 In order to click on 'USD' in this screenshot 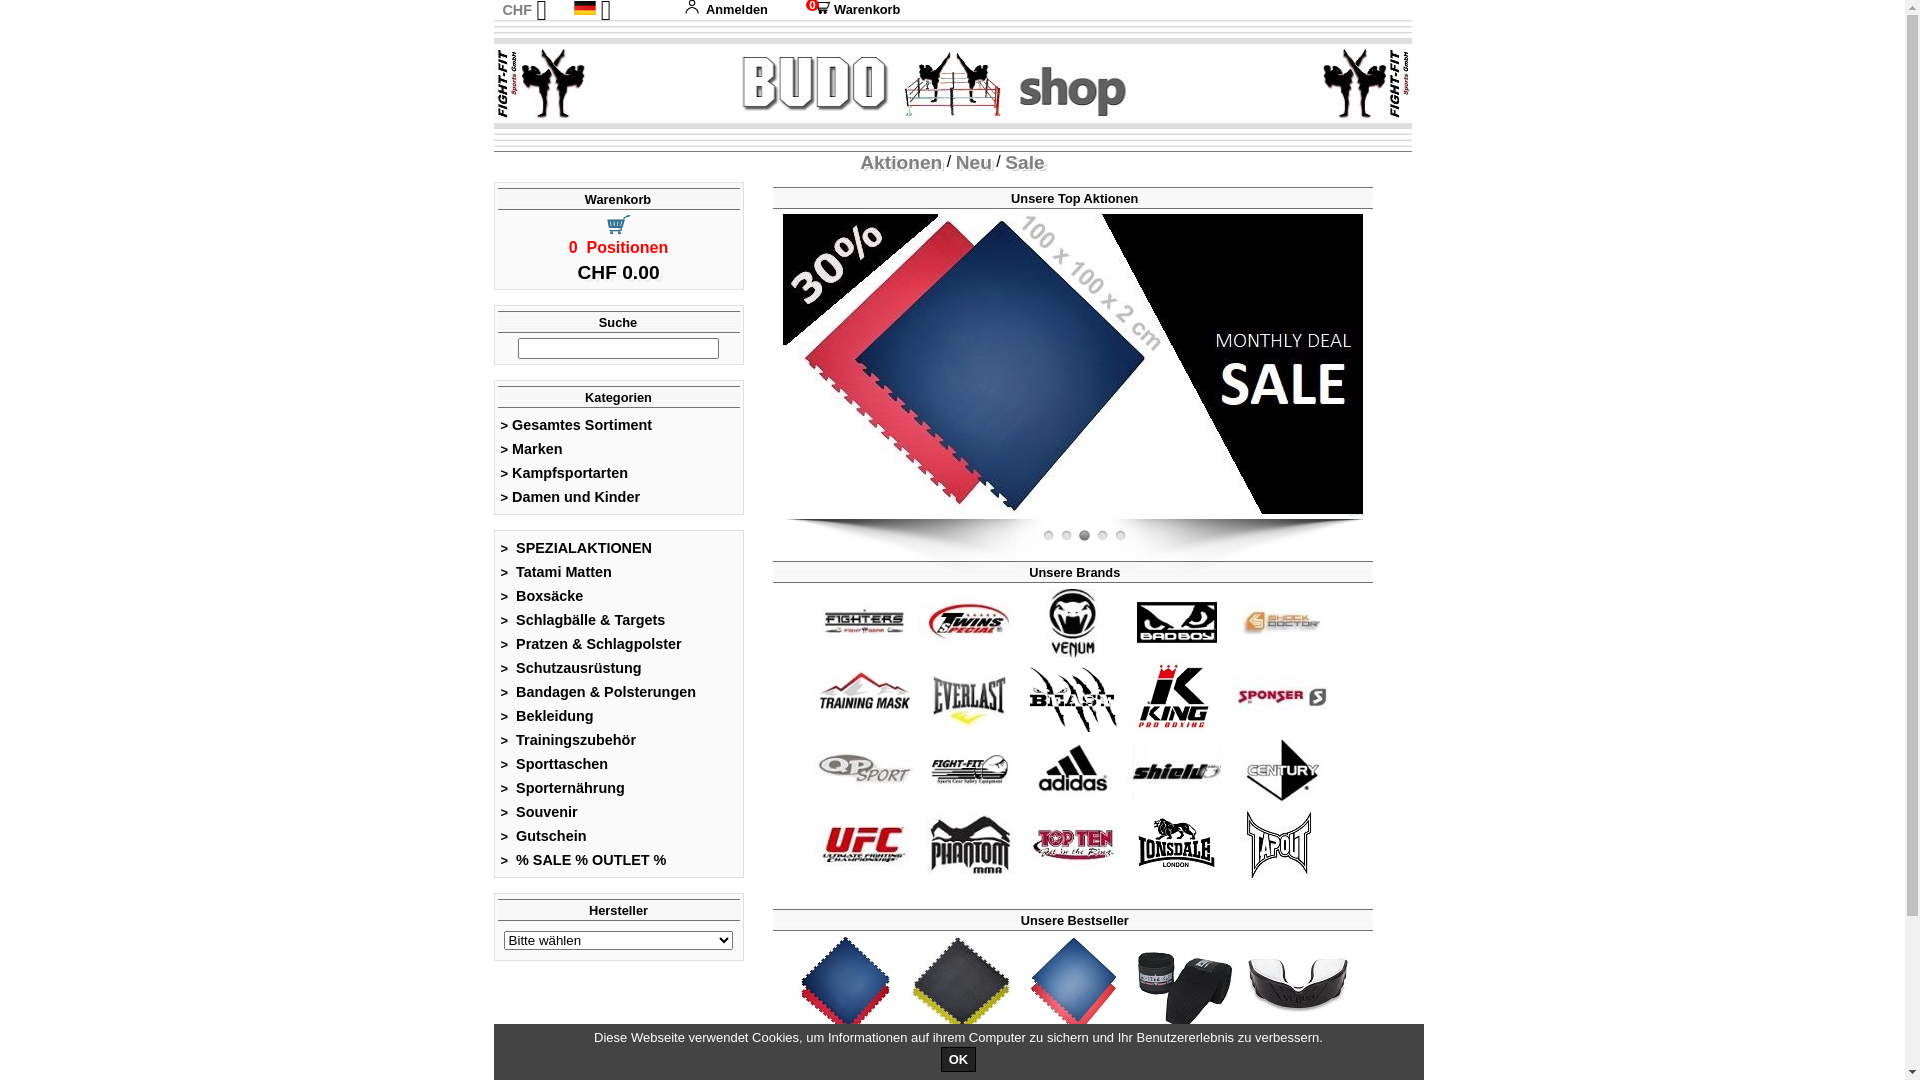, I will do `click(515, 50)`.